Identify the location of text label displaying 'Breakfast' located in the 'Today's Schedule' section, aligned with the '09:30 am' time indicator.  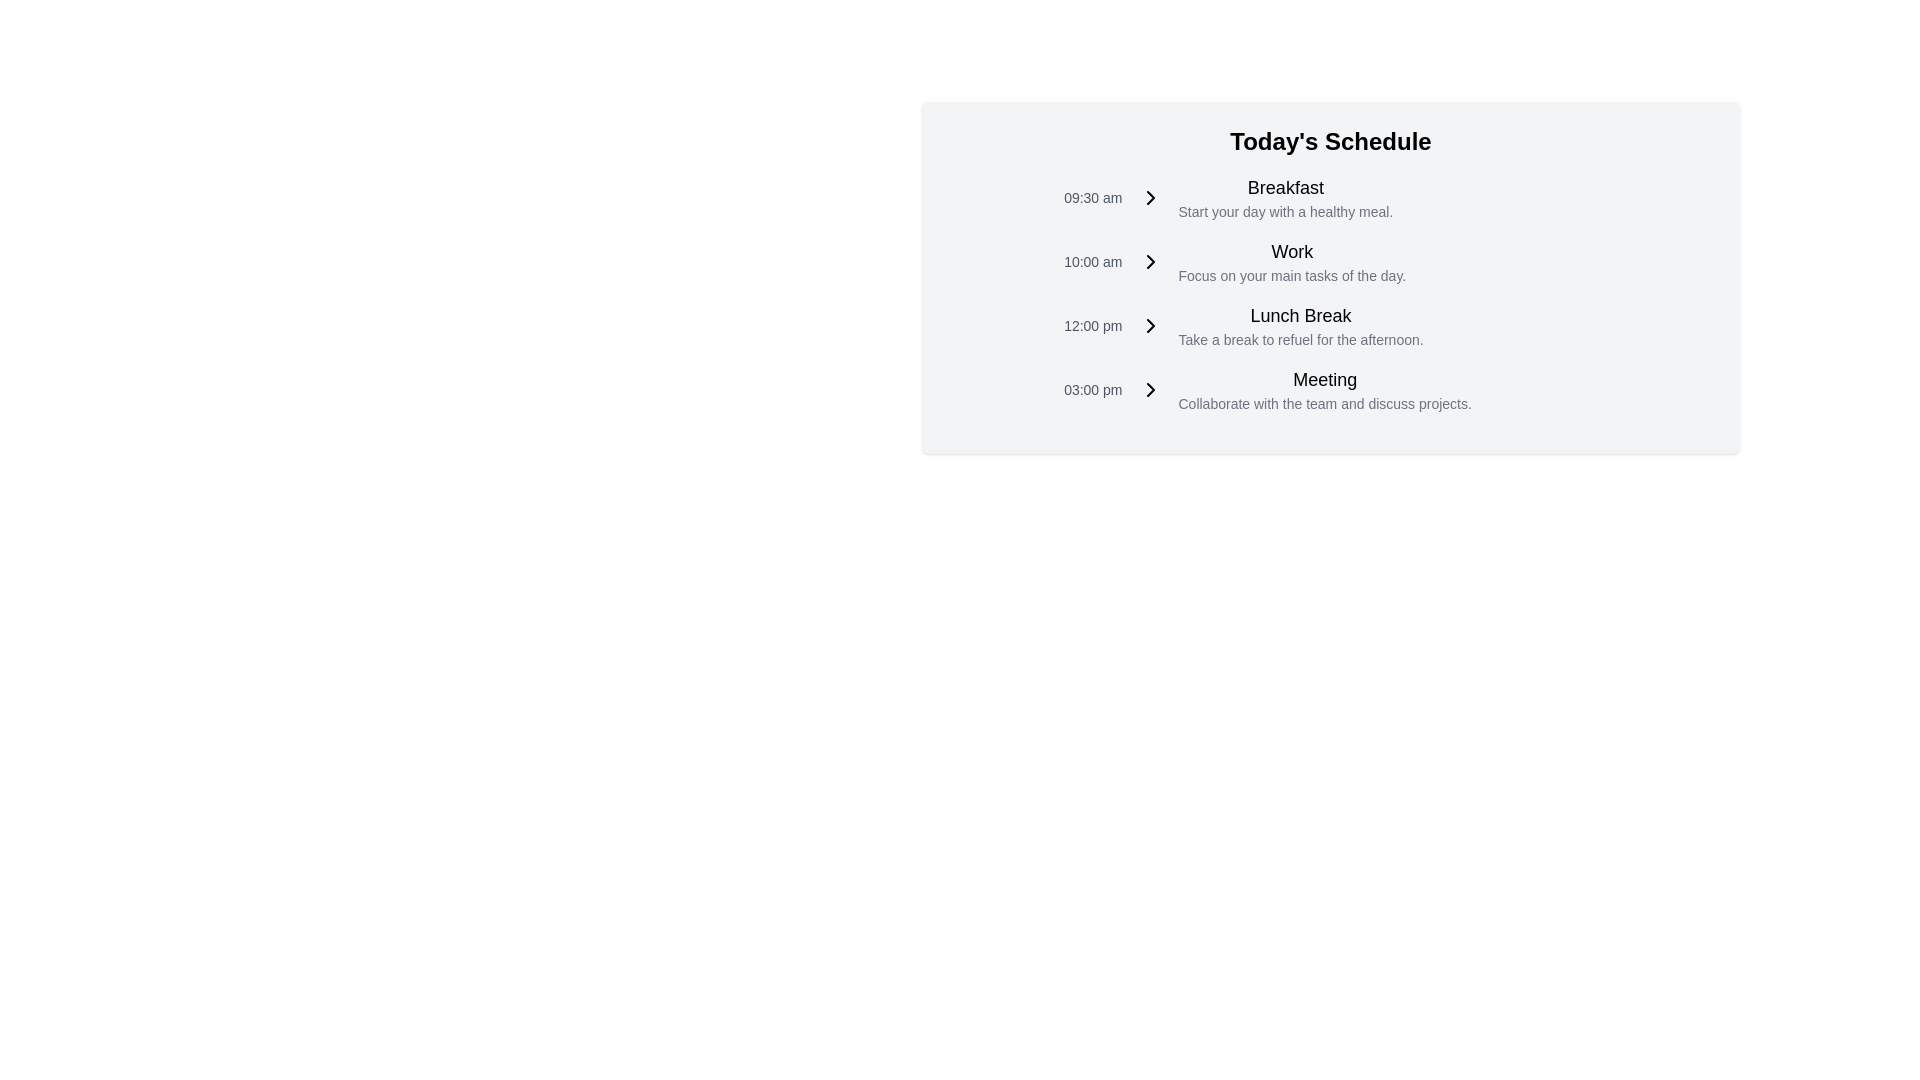
(1285, 188).